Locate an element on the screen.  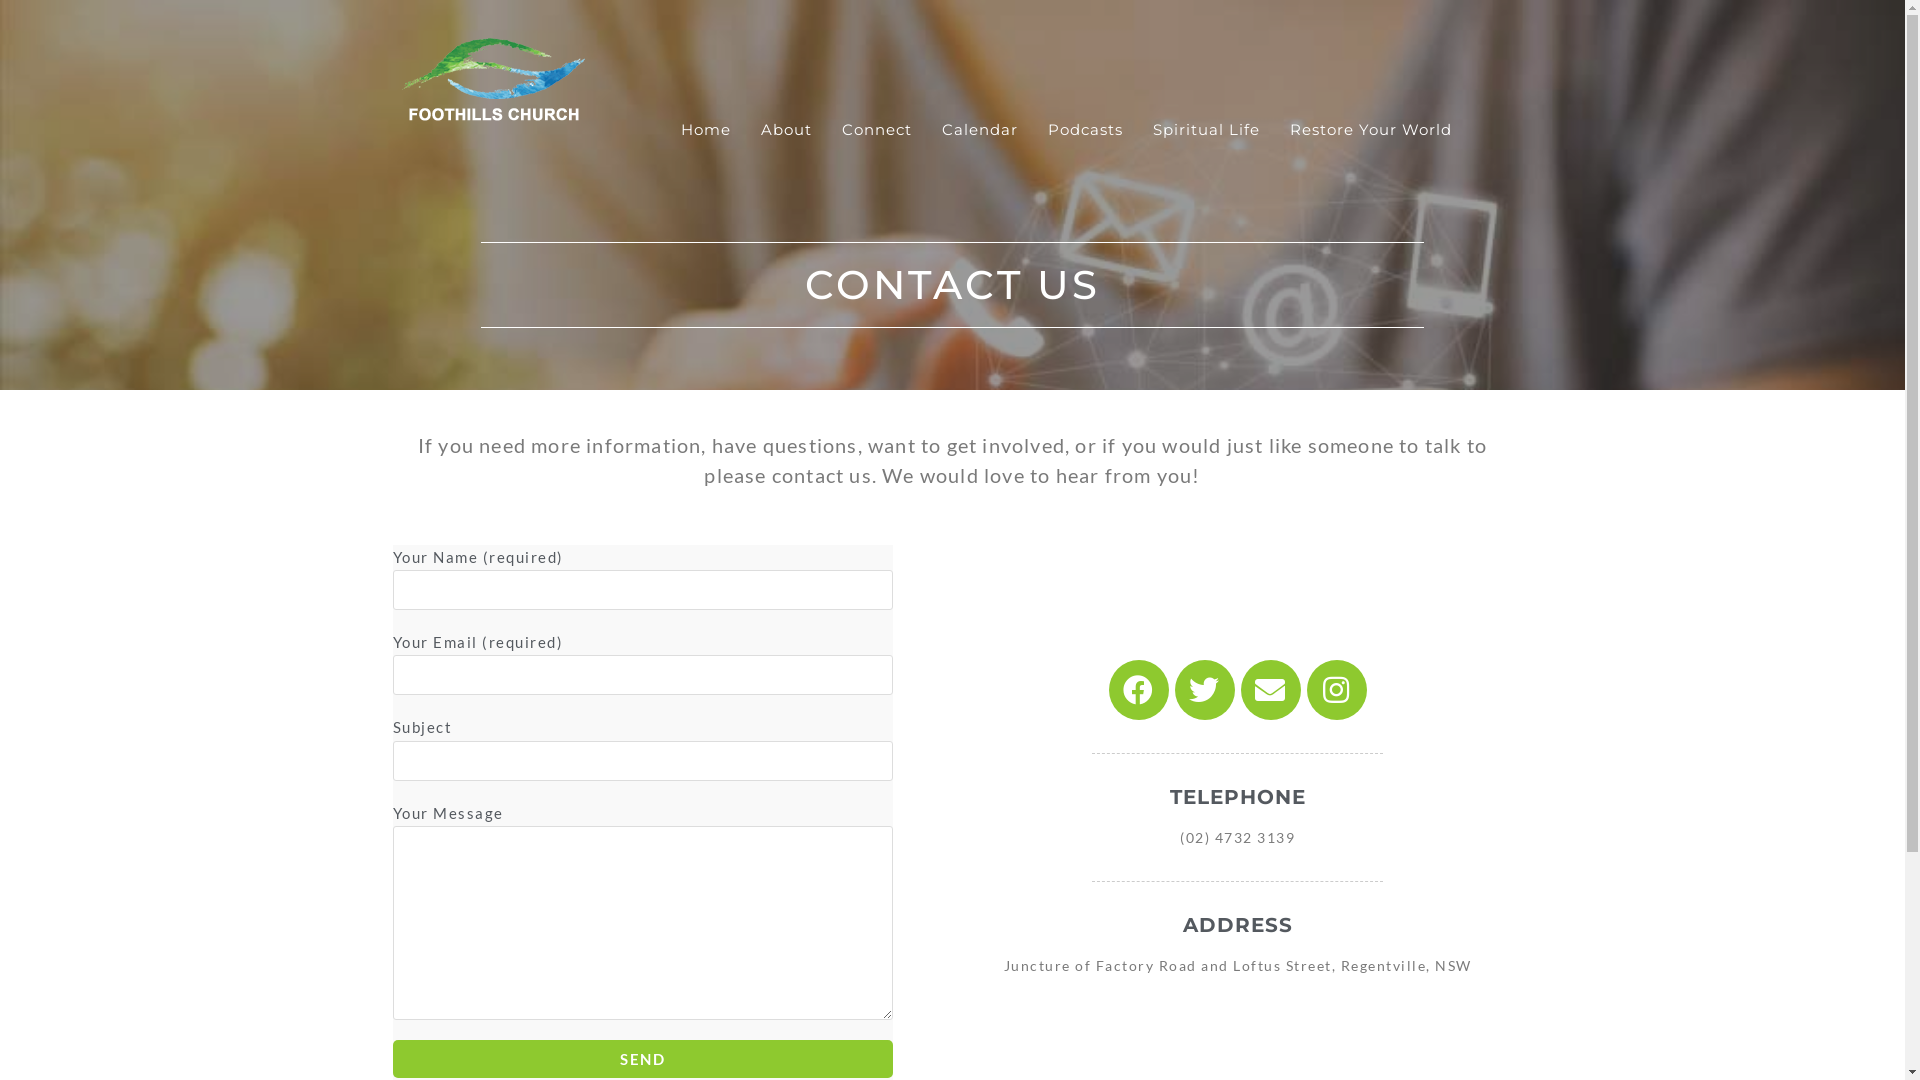
'Calendar' is located at coordinates (979, 130).